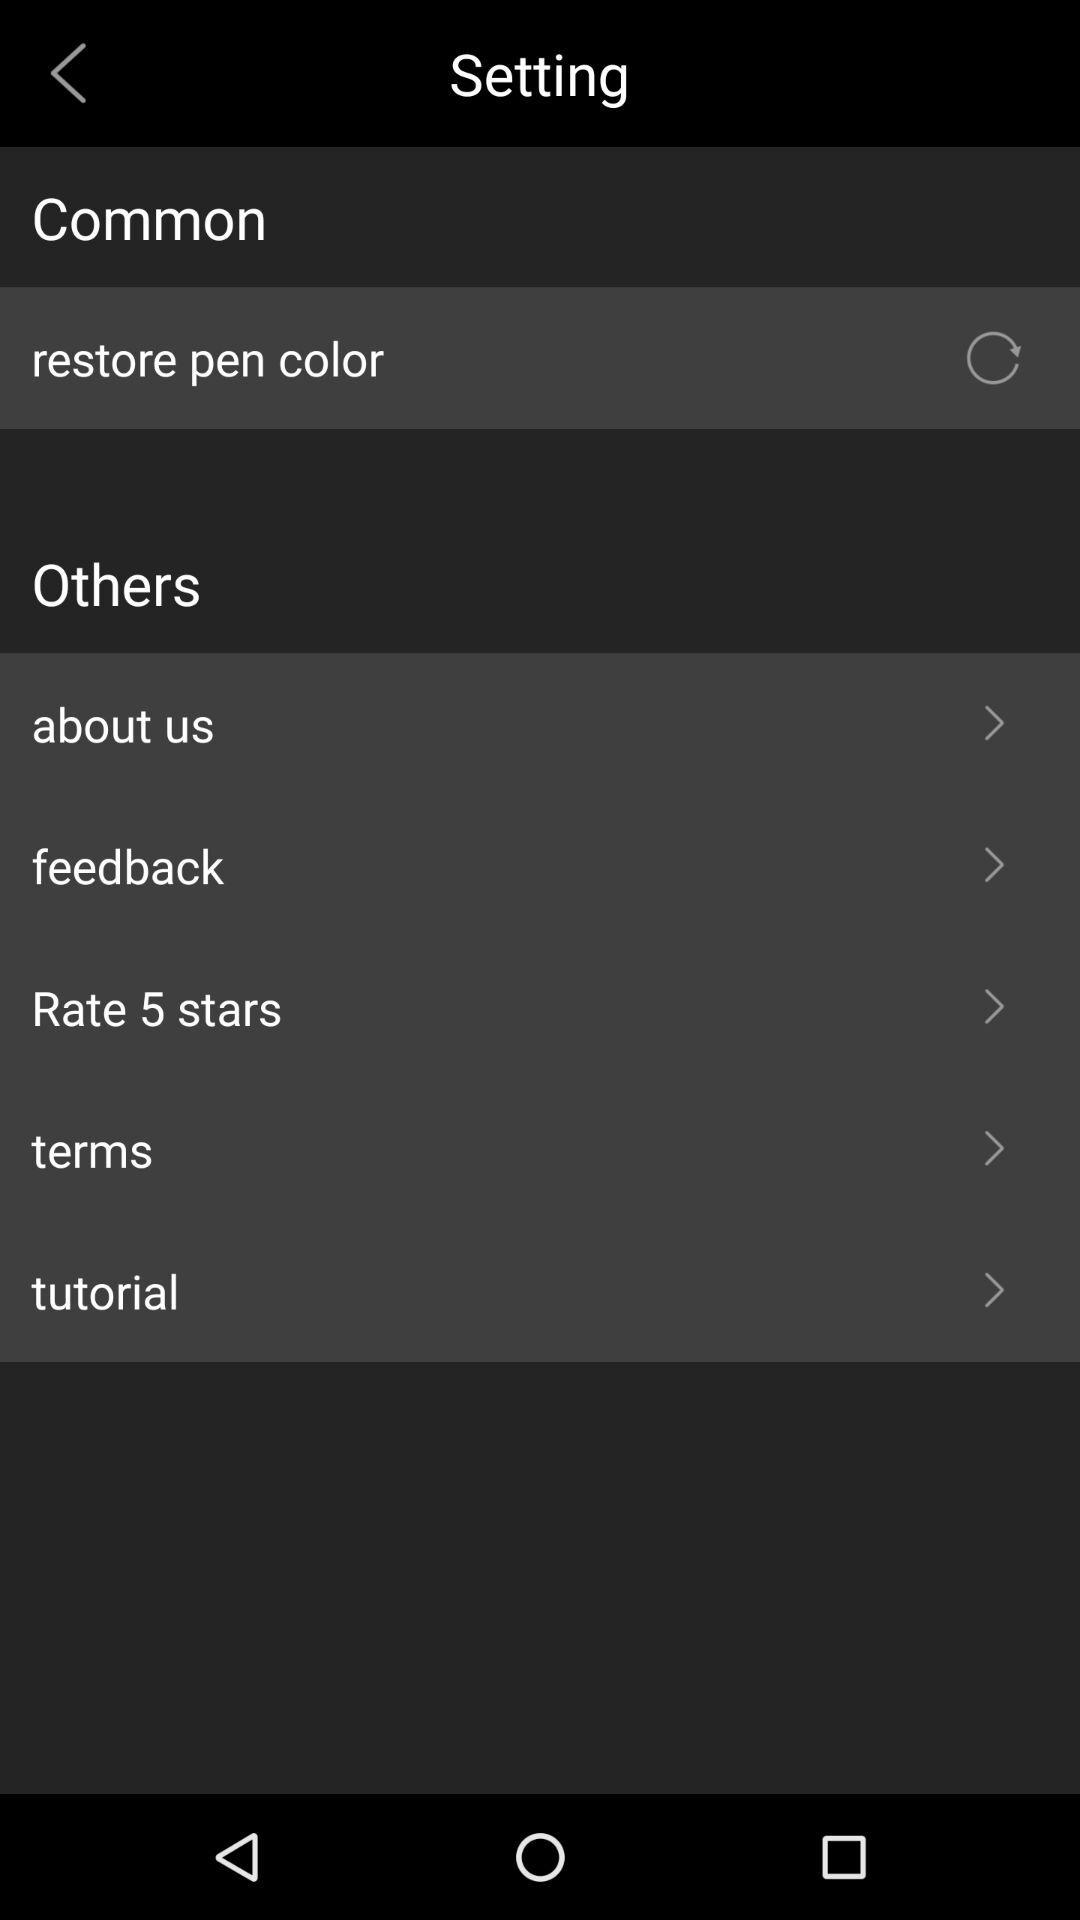  Describe the element at coordinates (540, 1007) in the screenshot. I see `the item above terms icon` at that location.